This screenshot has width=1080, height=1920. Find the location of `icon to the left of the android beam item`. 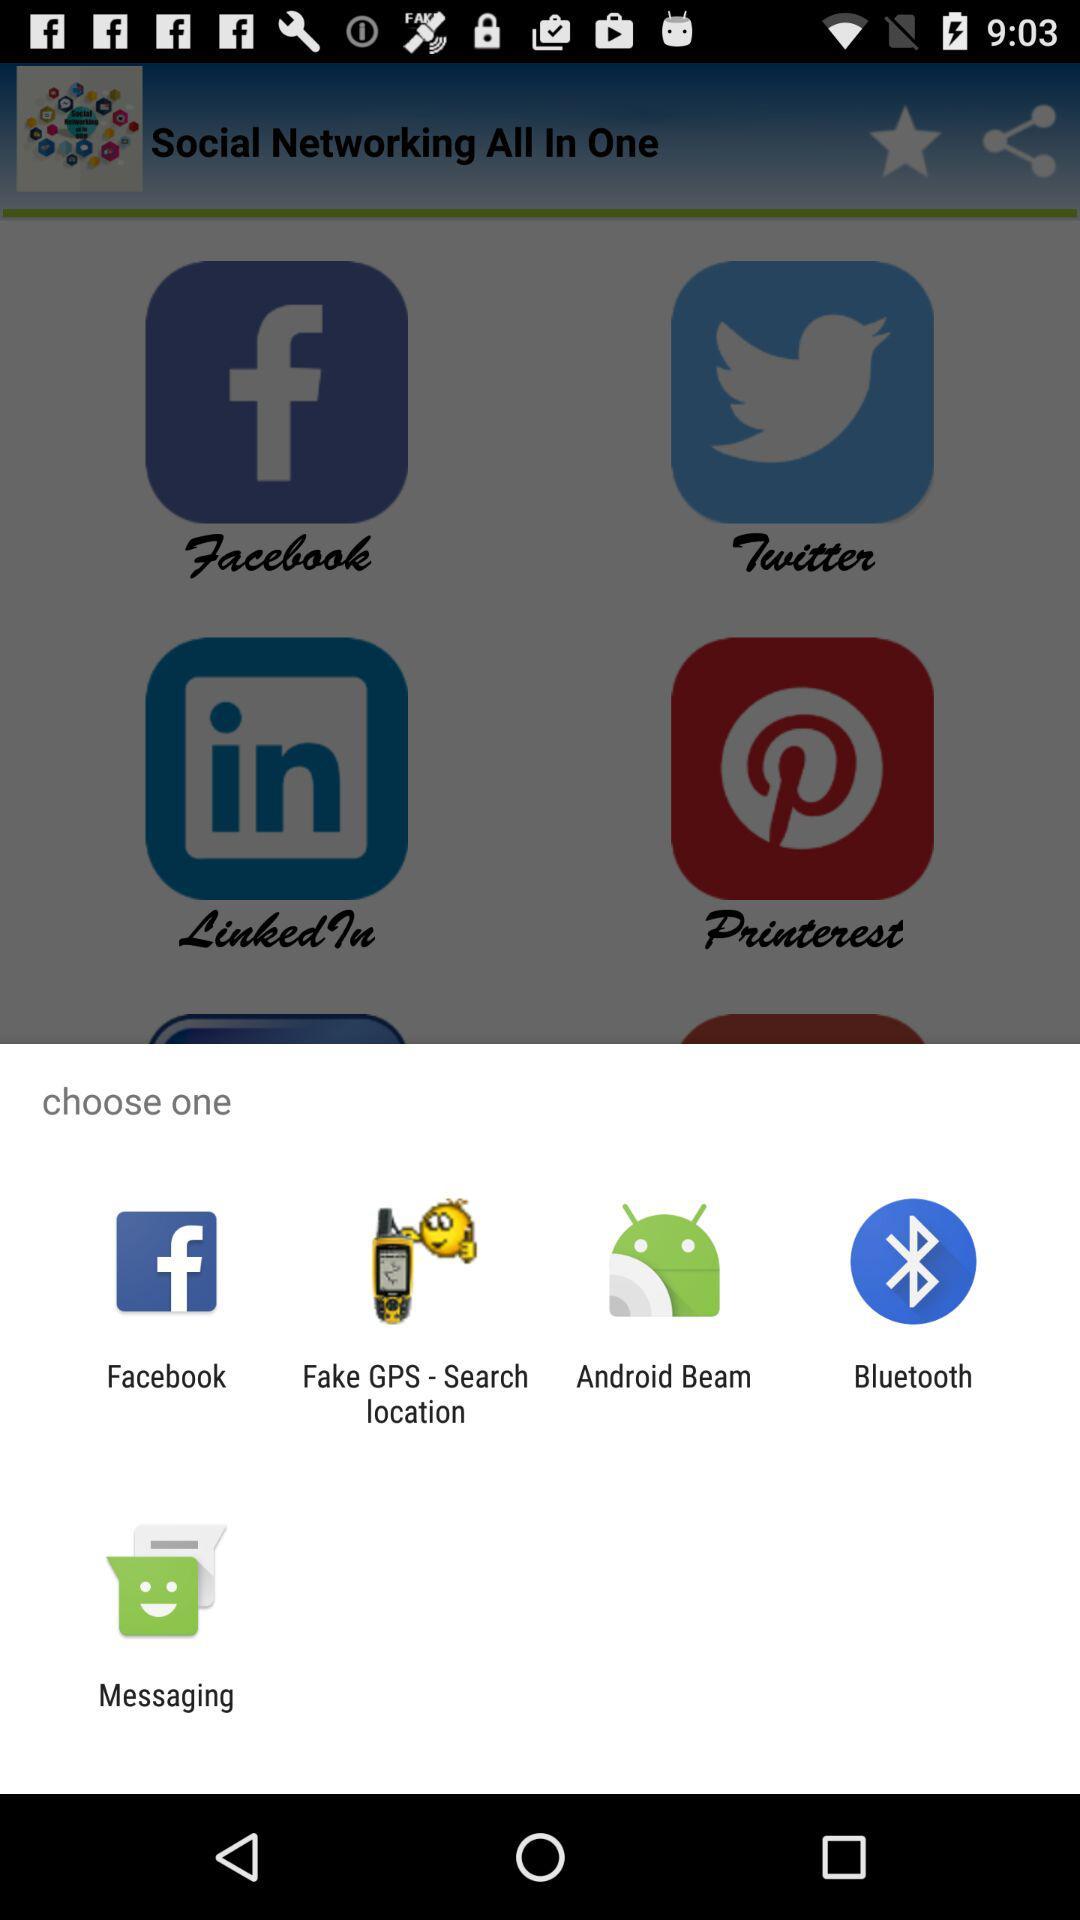

icon to the left of the android beam item is located at coordinates (414, 1392).